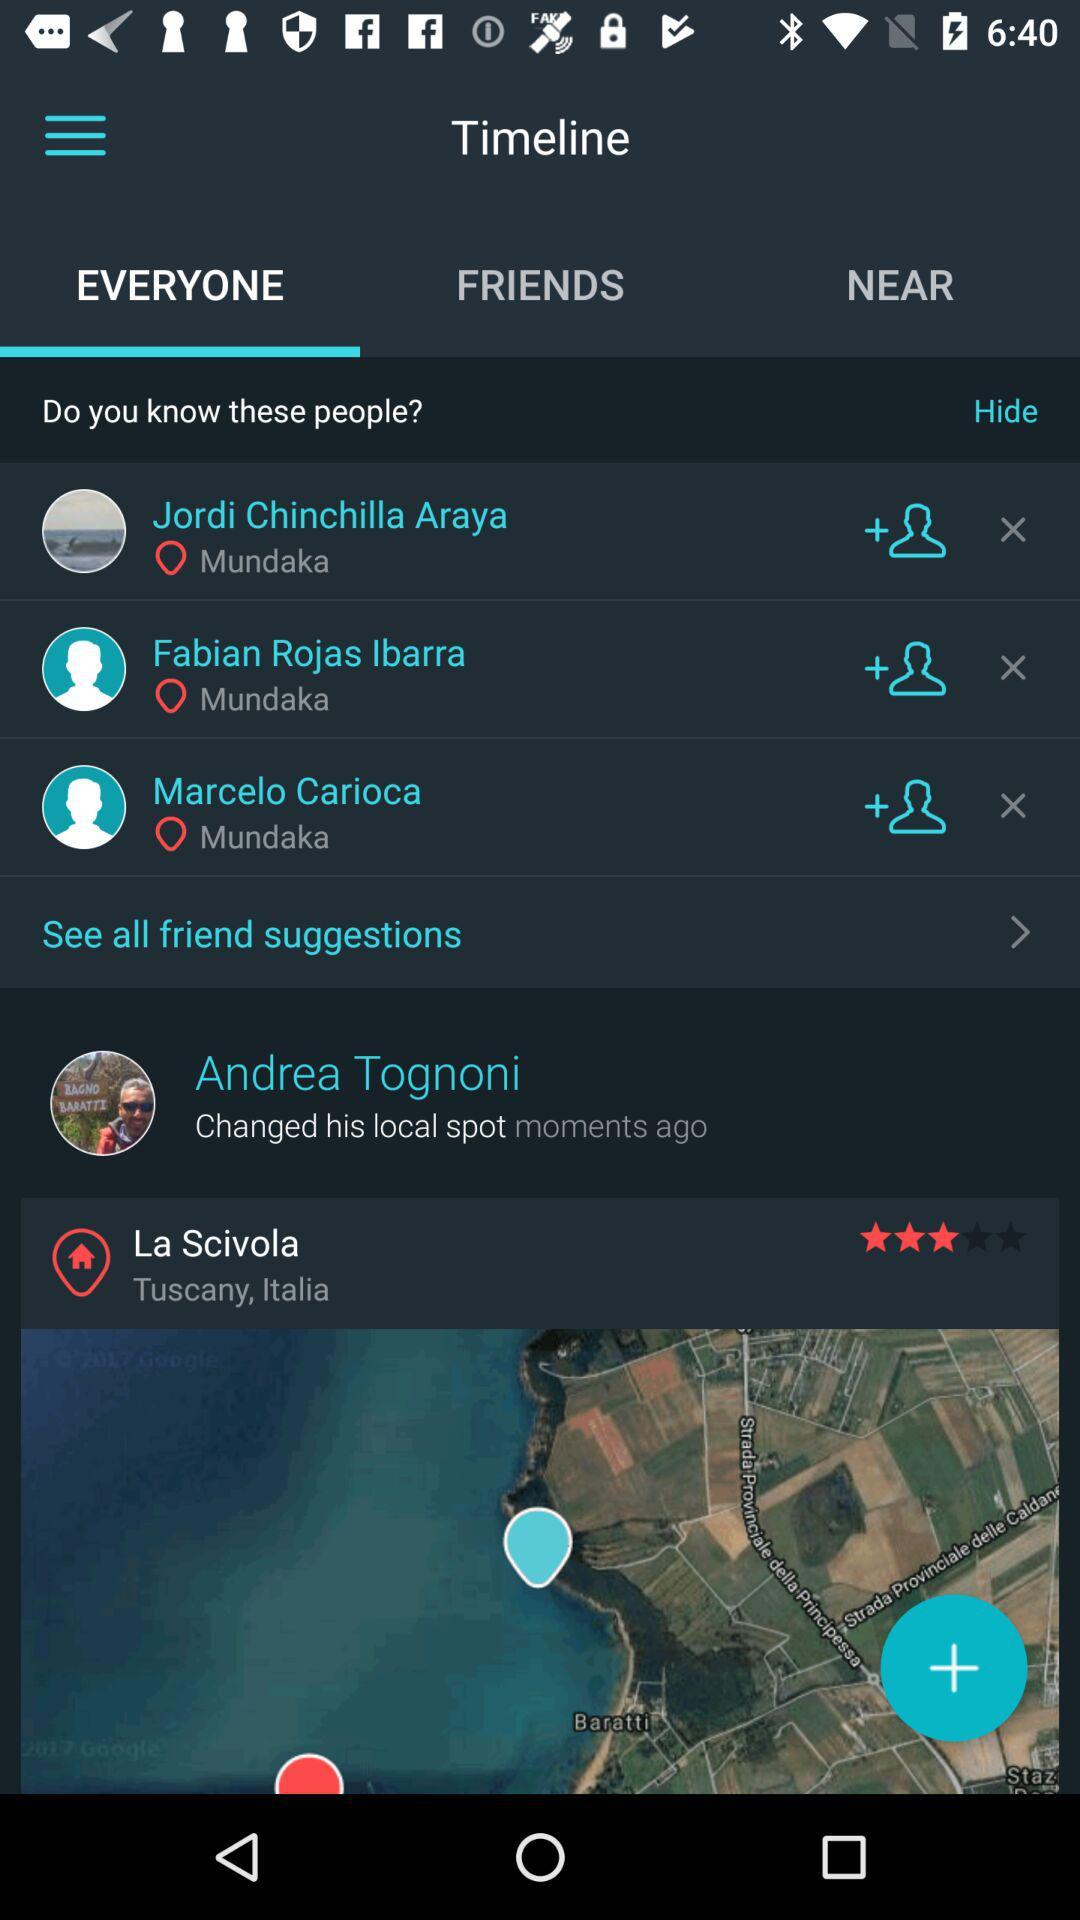  I want to click on contact, so click(905, 805).